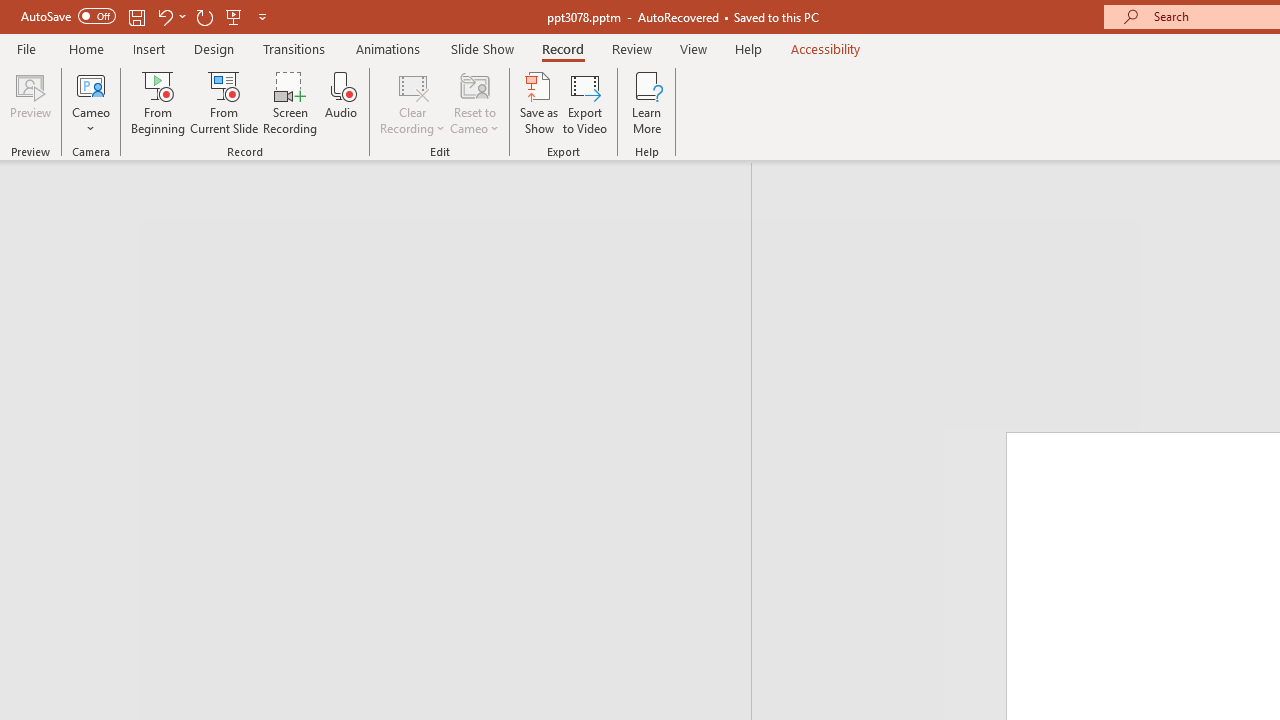 This screenshot has width=1280, height=720. I want to click on 'Undo', so click(170, 16).